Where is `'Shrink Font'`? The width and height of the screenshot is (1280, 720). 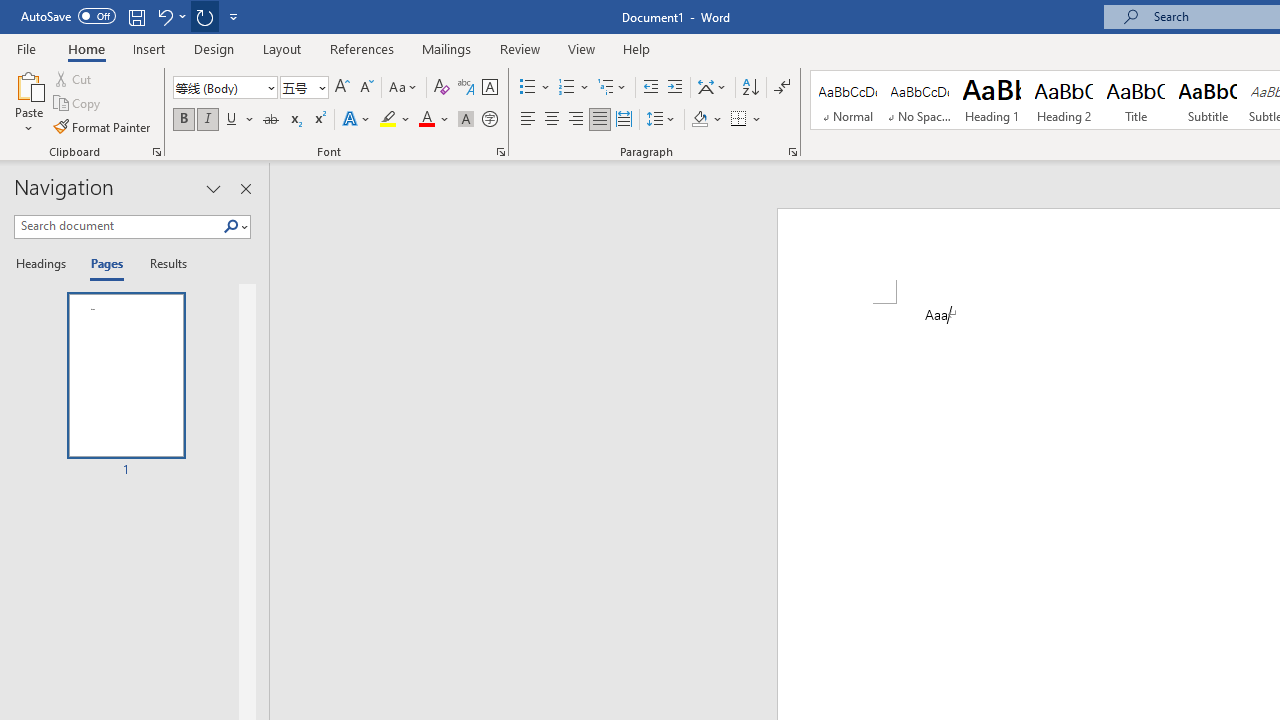 'Shrink Font' is located at coordinates (366, 86).